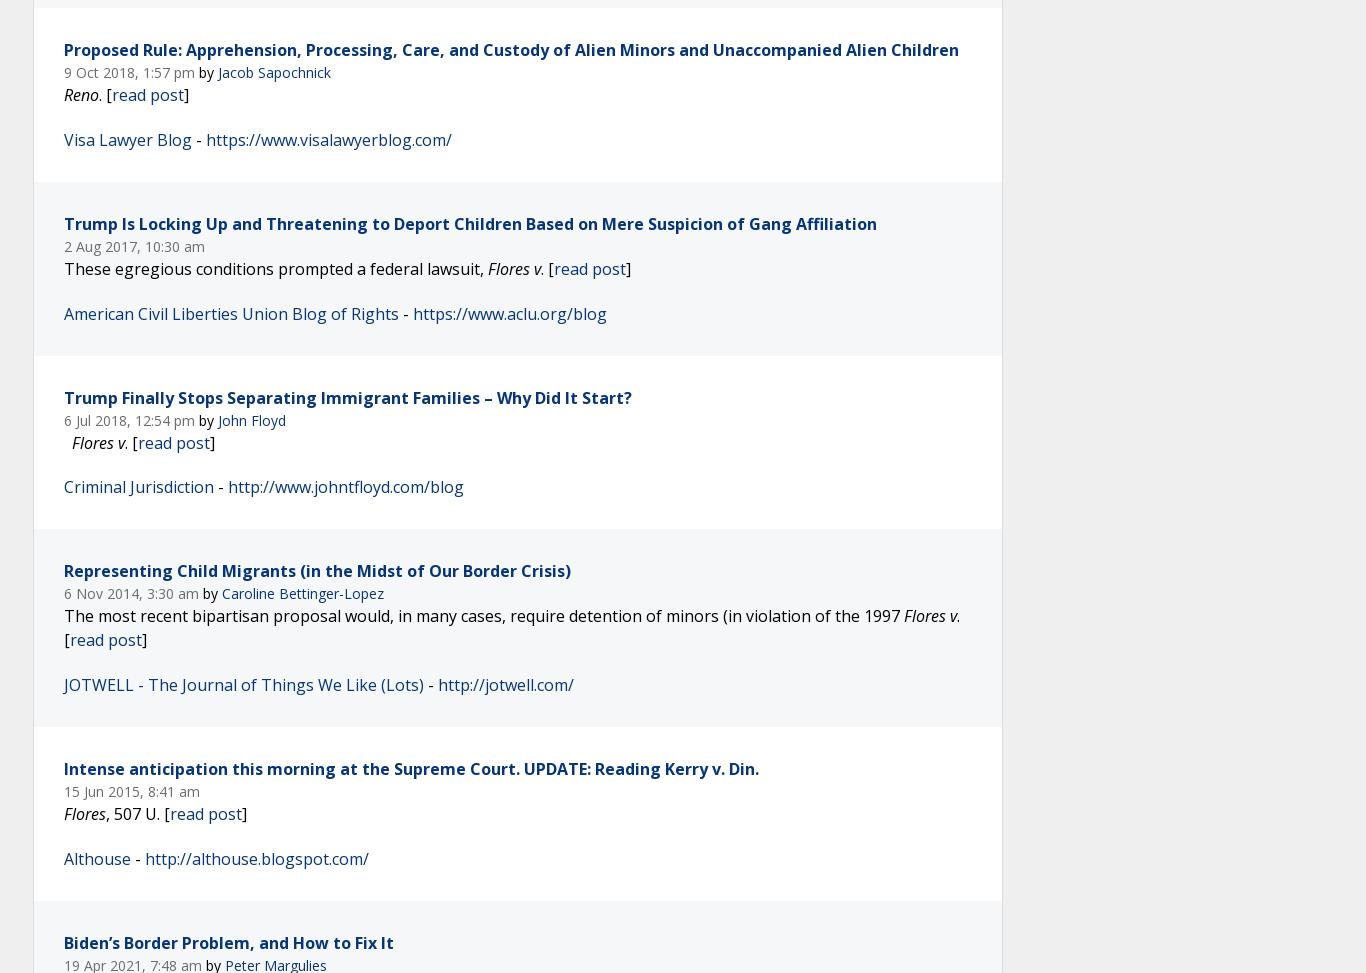 This screenshot has width=1366, height=973. Describe the element at coordinates (64, 940) in the screenshot. I see `'Biden’s Border Problem, and How to Fix It'` at that location.